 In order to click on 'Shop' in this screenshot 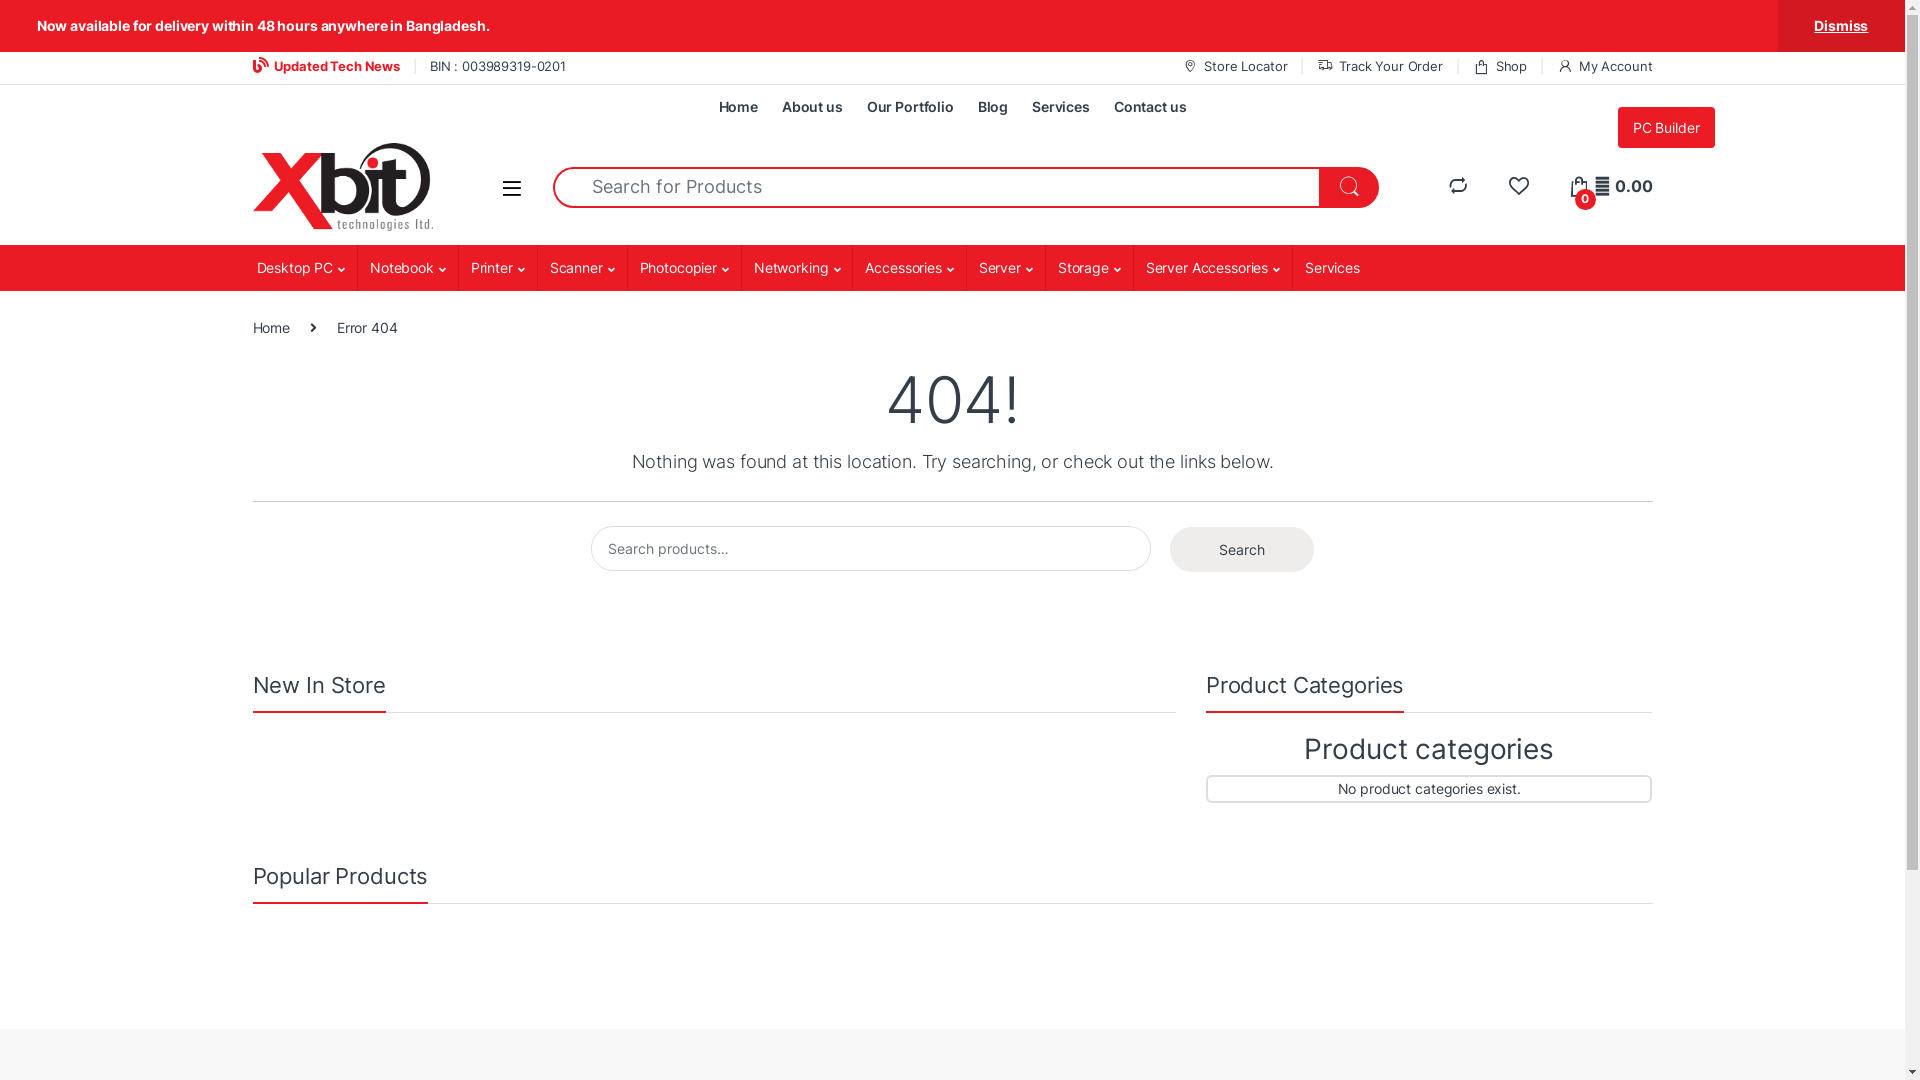, I will do `click(1499, 64)`.